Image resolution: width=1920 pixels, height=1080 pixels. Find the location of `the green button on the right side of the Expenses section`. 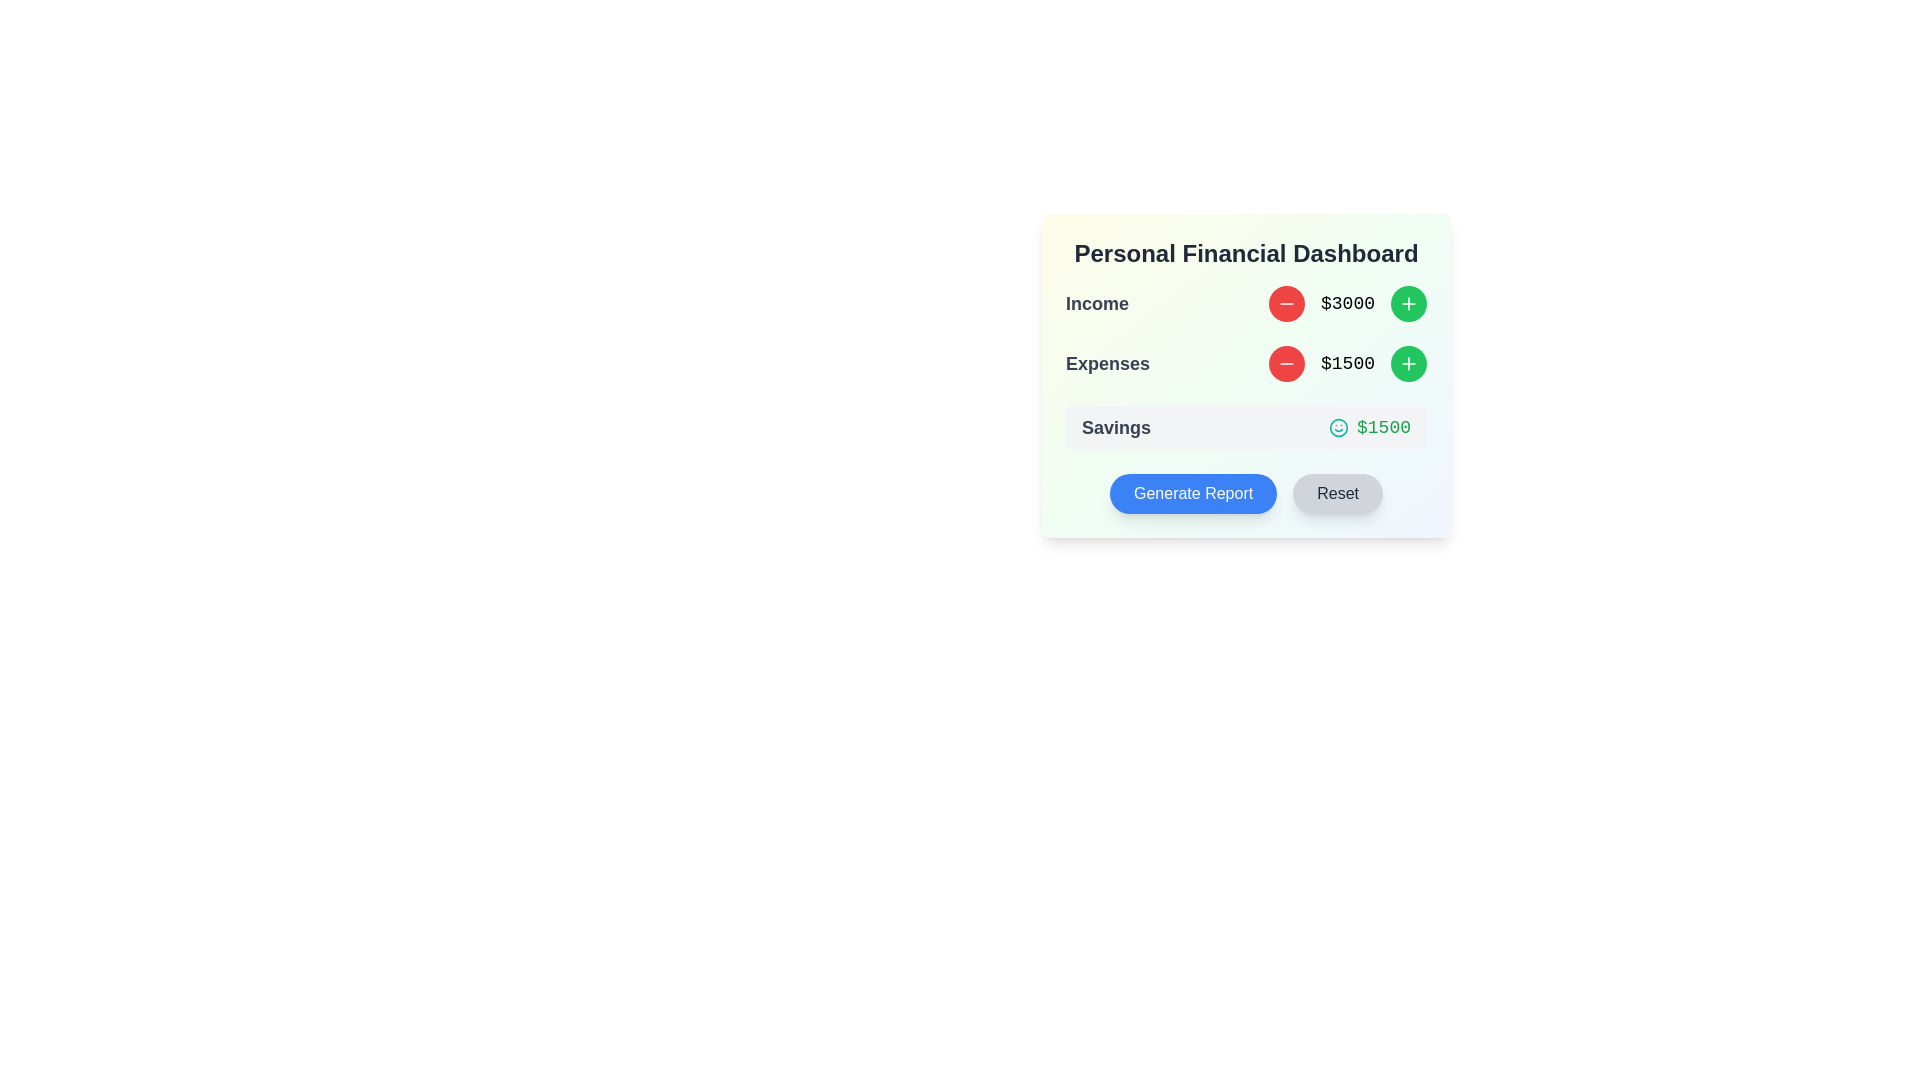

the green button on the right side of the Expenses section is located at coordinates (1408, 304).